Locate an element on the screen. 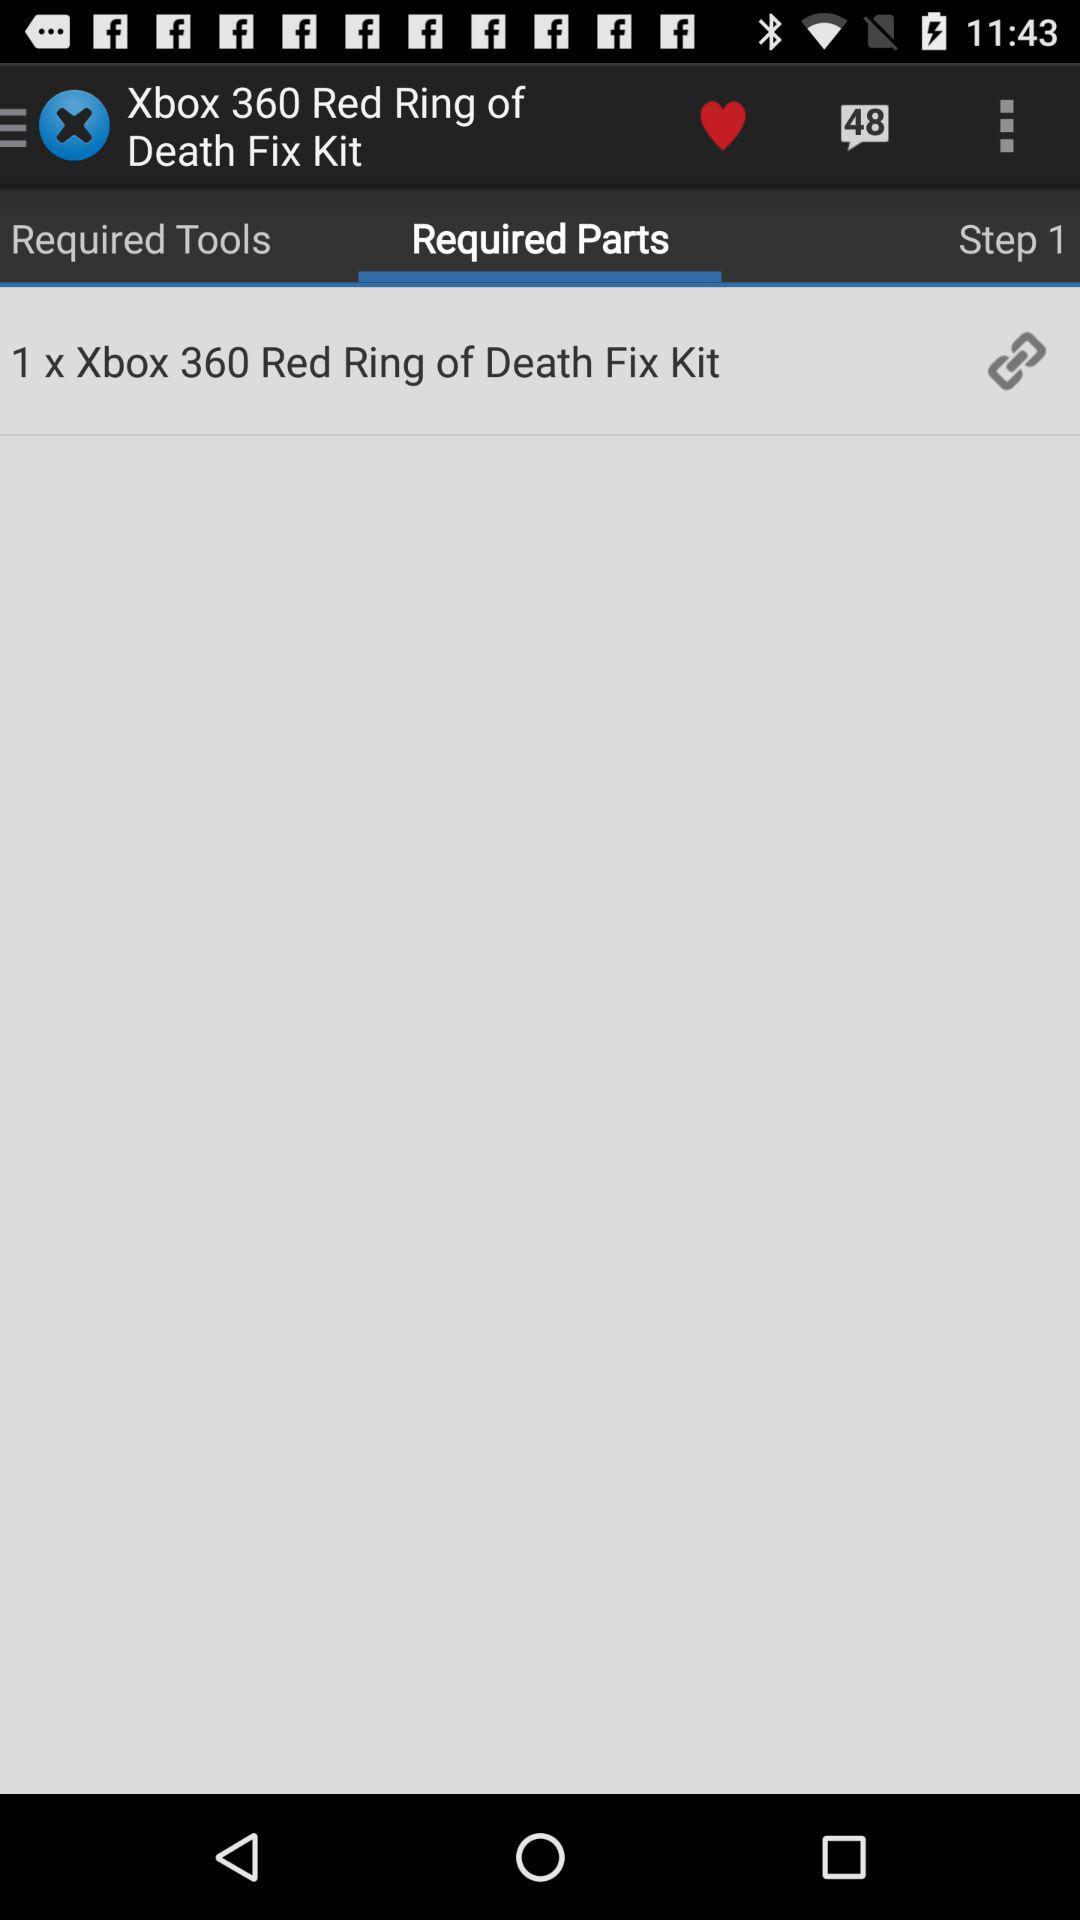 This screenshot has height=1920, width=1080. the x app is located at coordinates (53, 360).